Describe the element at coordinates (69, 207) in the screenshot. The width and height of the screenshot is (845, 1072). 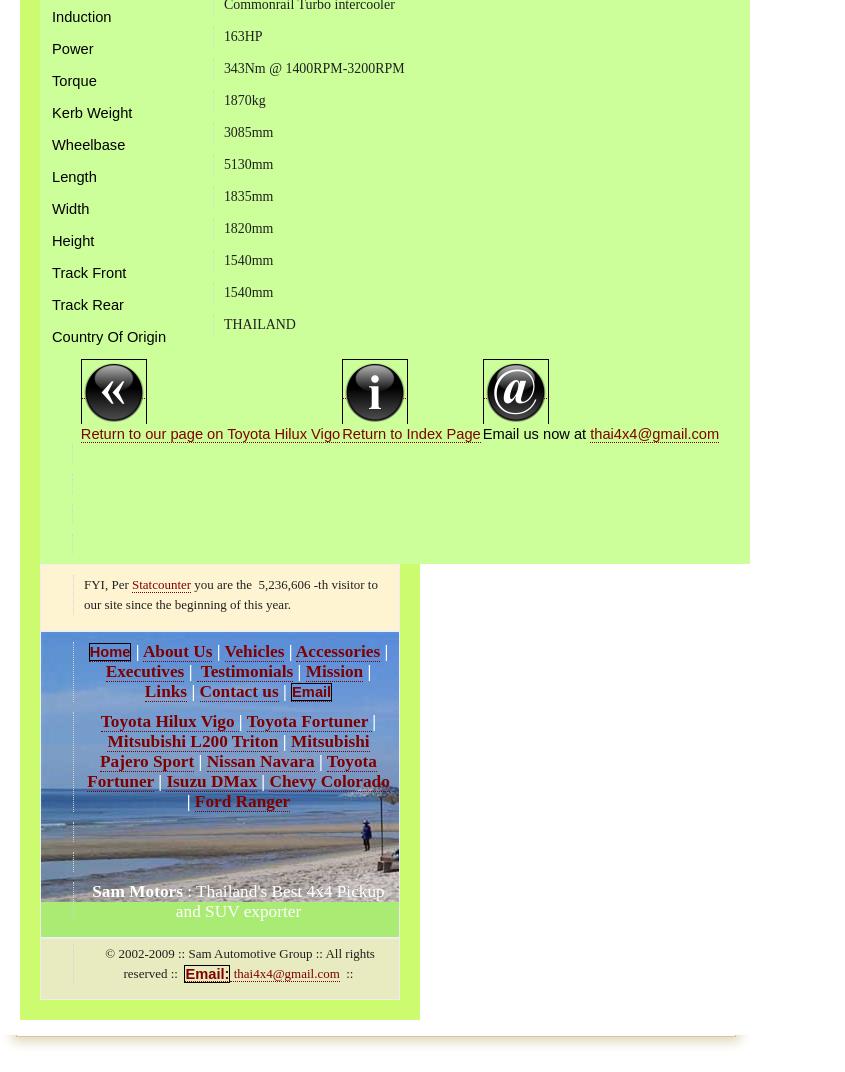
I see `'Width'` at that location.